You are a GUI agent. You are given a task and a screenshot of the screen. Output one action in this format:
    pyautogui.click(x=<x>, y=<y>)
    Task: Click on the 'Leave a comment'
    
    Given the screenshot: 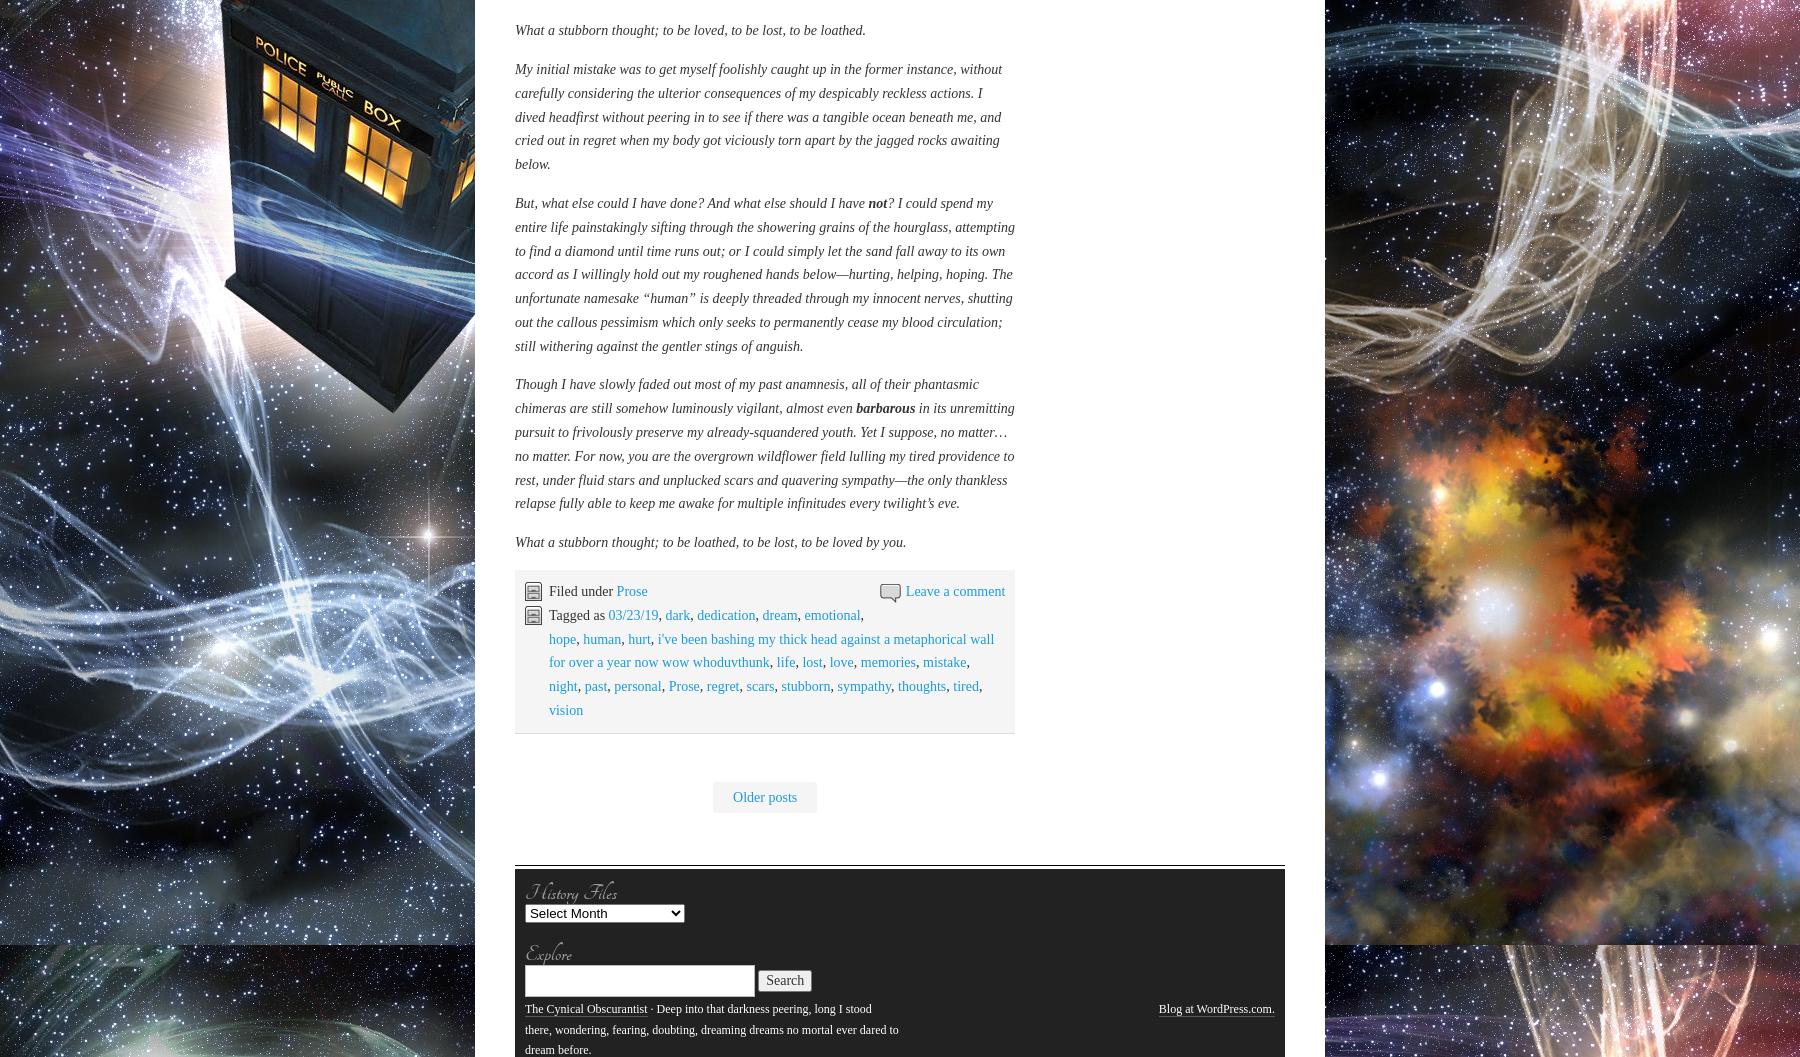 What is the action you would take?
    pyautogui.click(x=904, y=422)
    